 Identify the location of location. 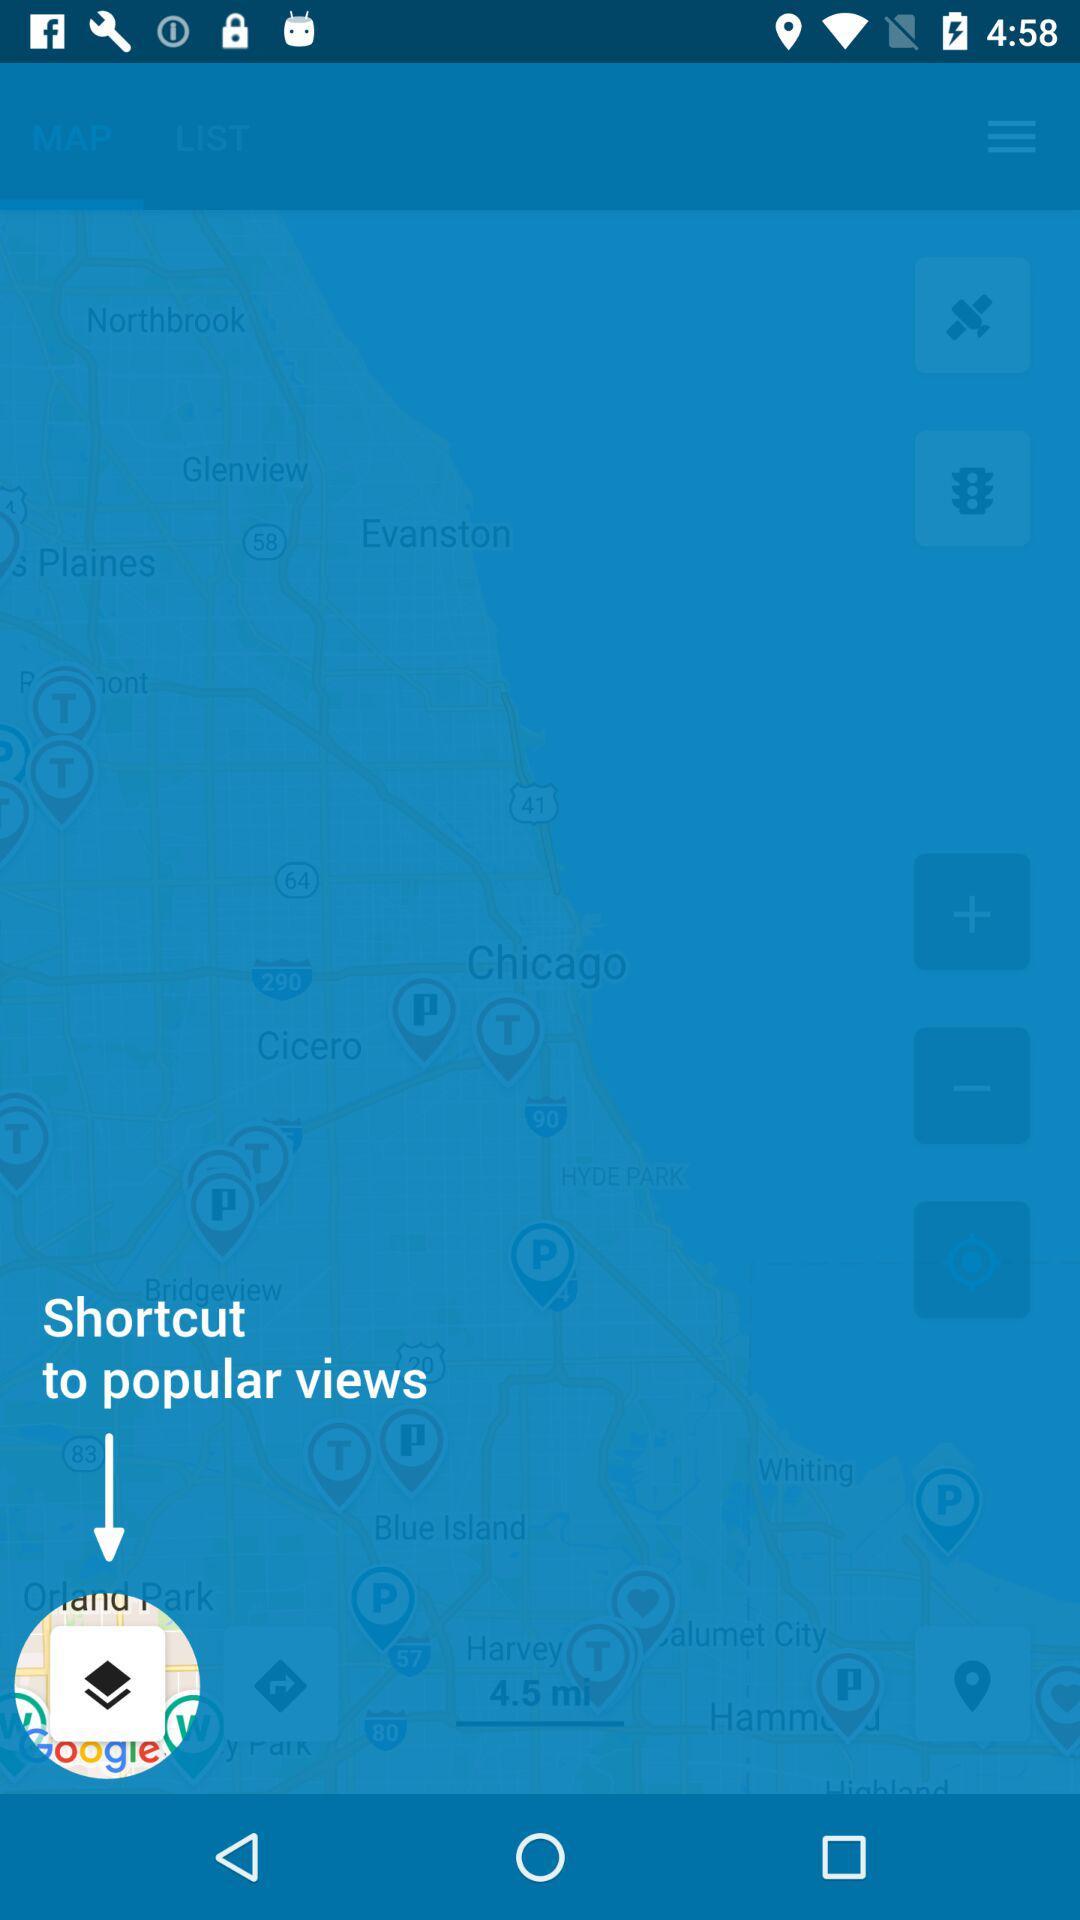
(971, 1685).